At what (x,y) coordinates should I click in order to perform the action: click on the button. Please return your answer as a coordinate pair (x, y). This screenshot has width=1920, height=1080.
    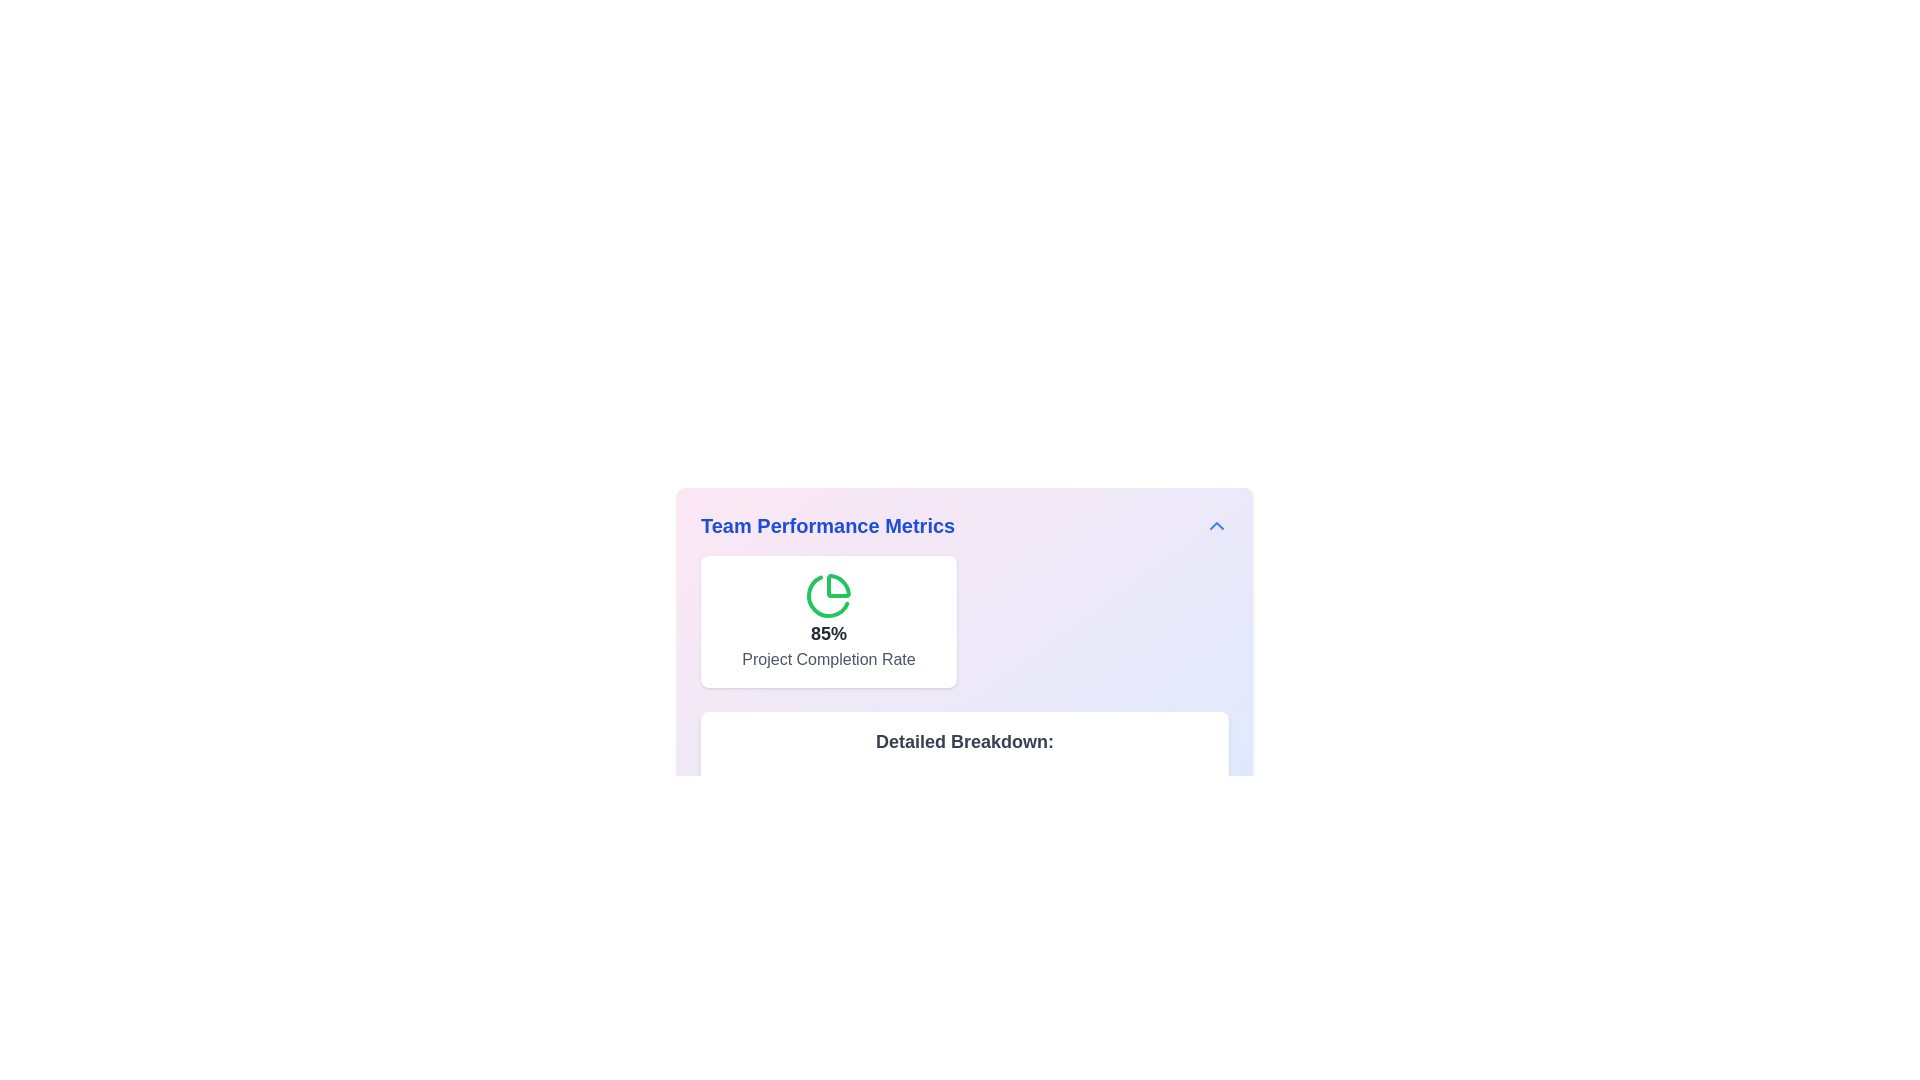
    Looking at the image, I should click on (1216, 524).